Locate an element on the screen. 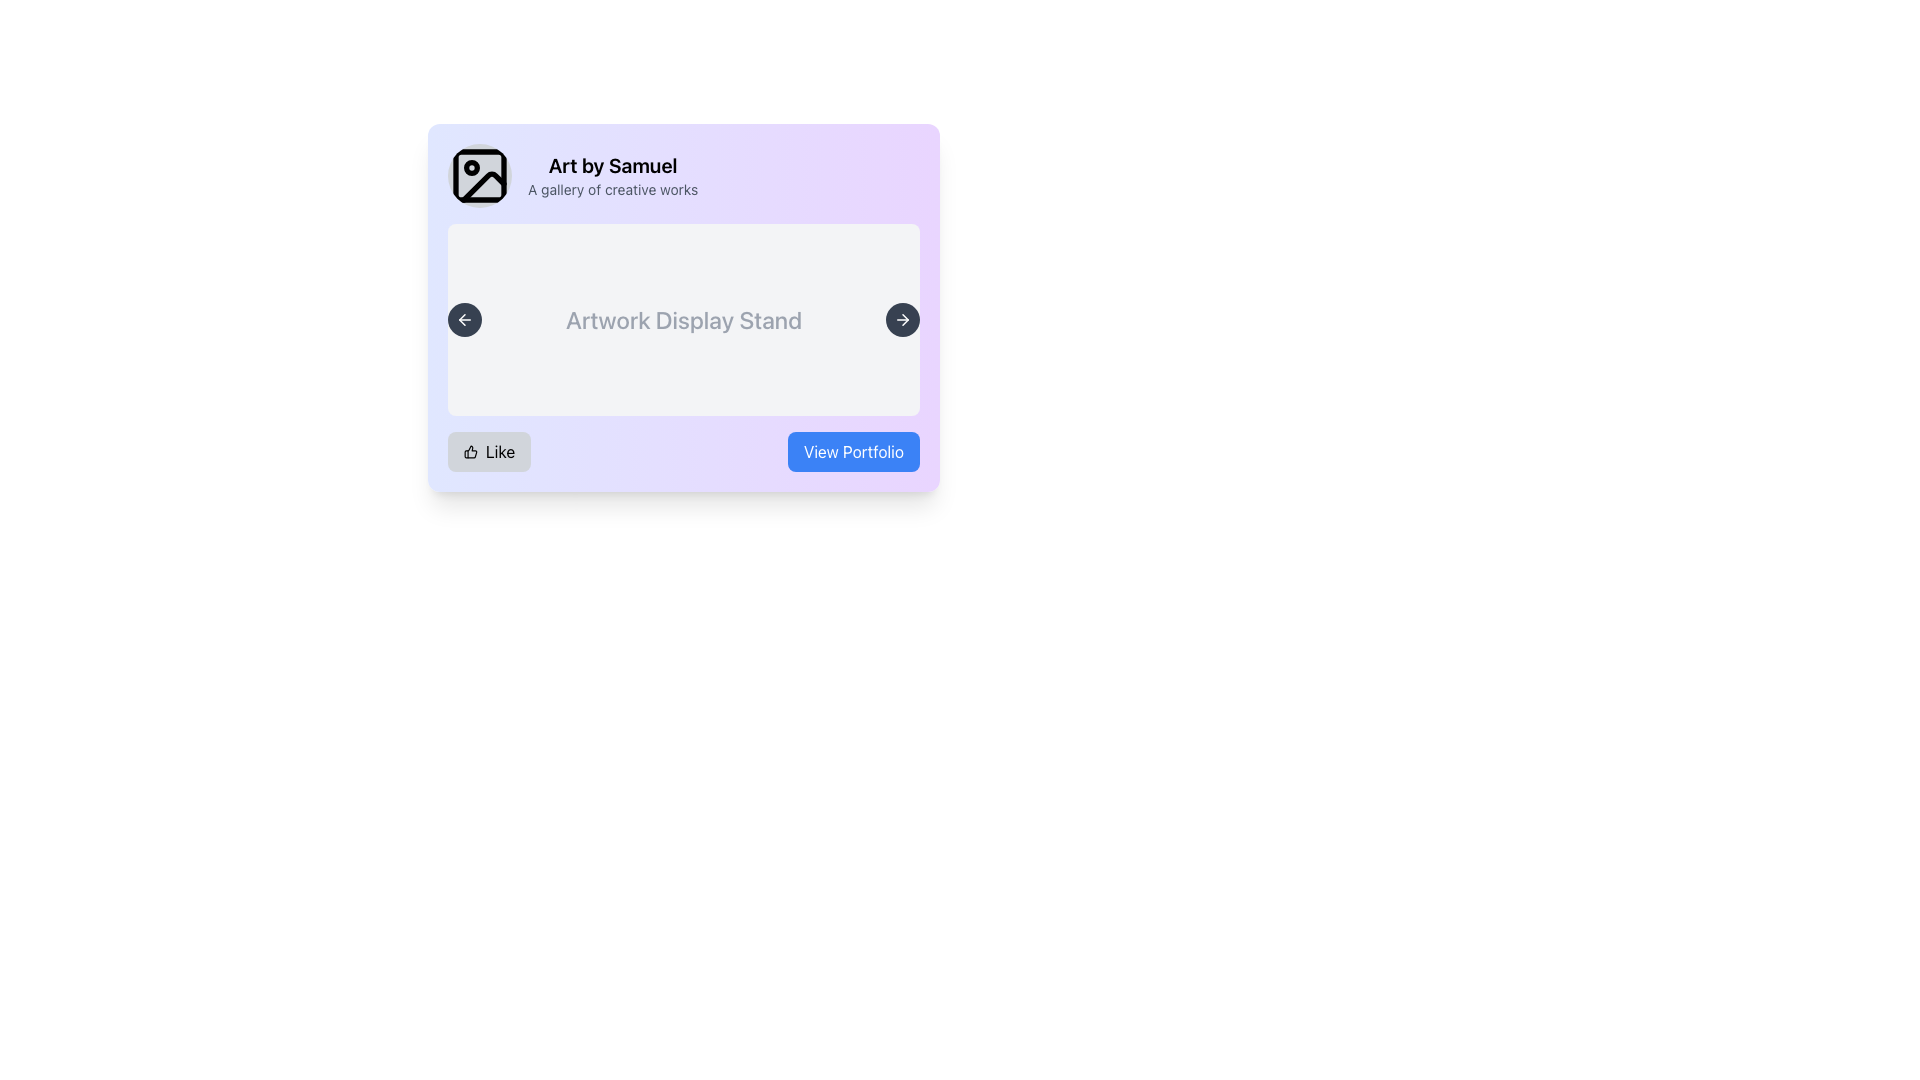 The height and width of the screenshot is (1080, 1920). the text label displaying 'Art by Samuel', which is a bold title positioned in the top-left area of the card-like component is located at coordinates (612, 164).